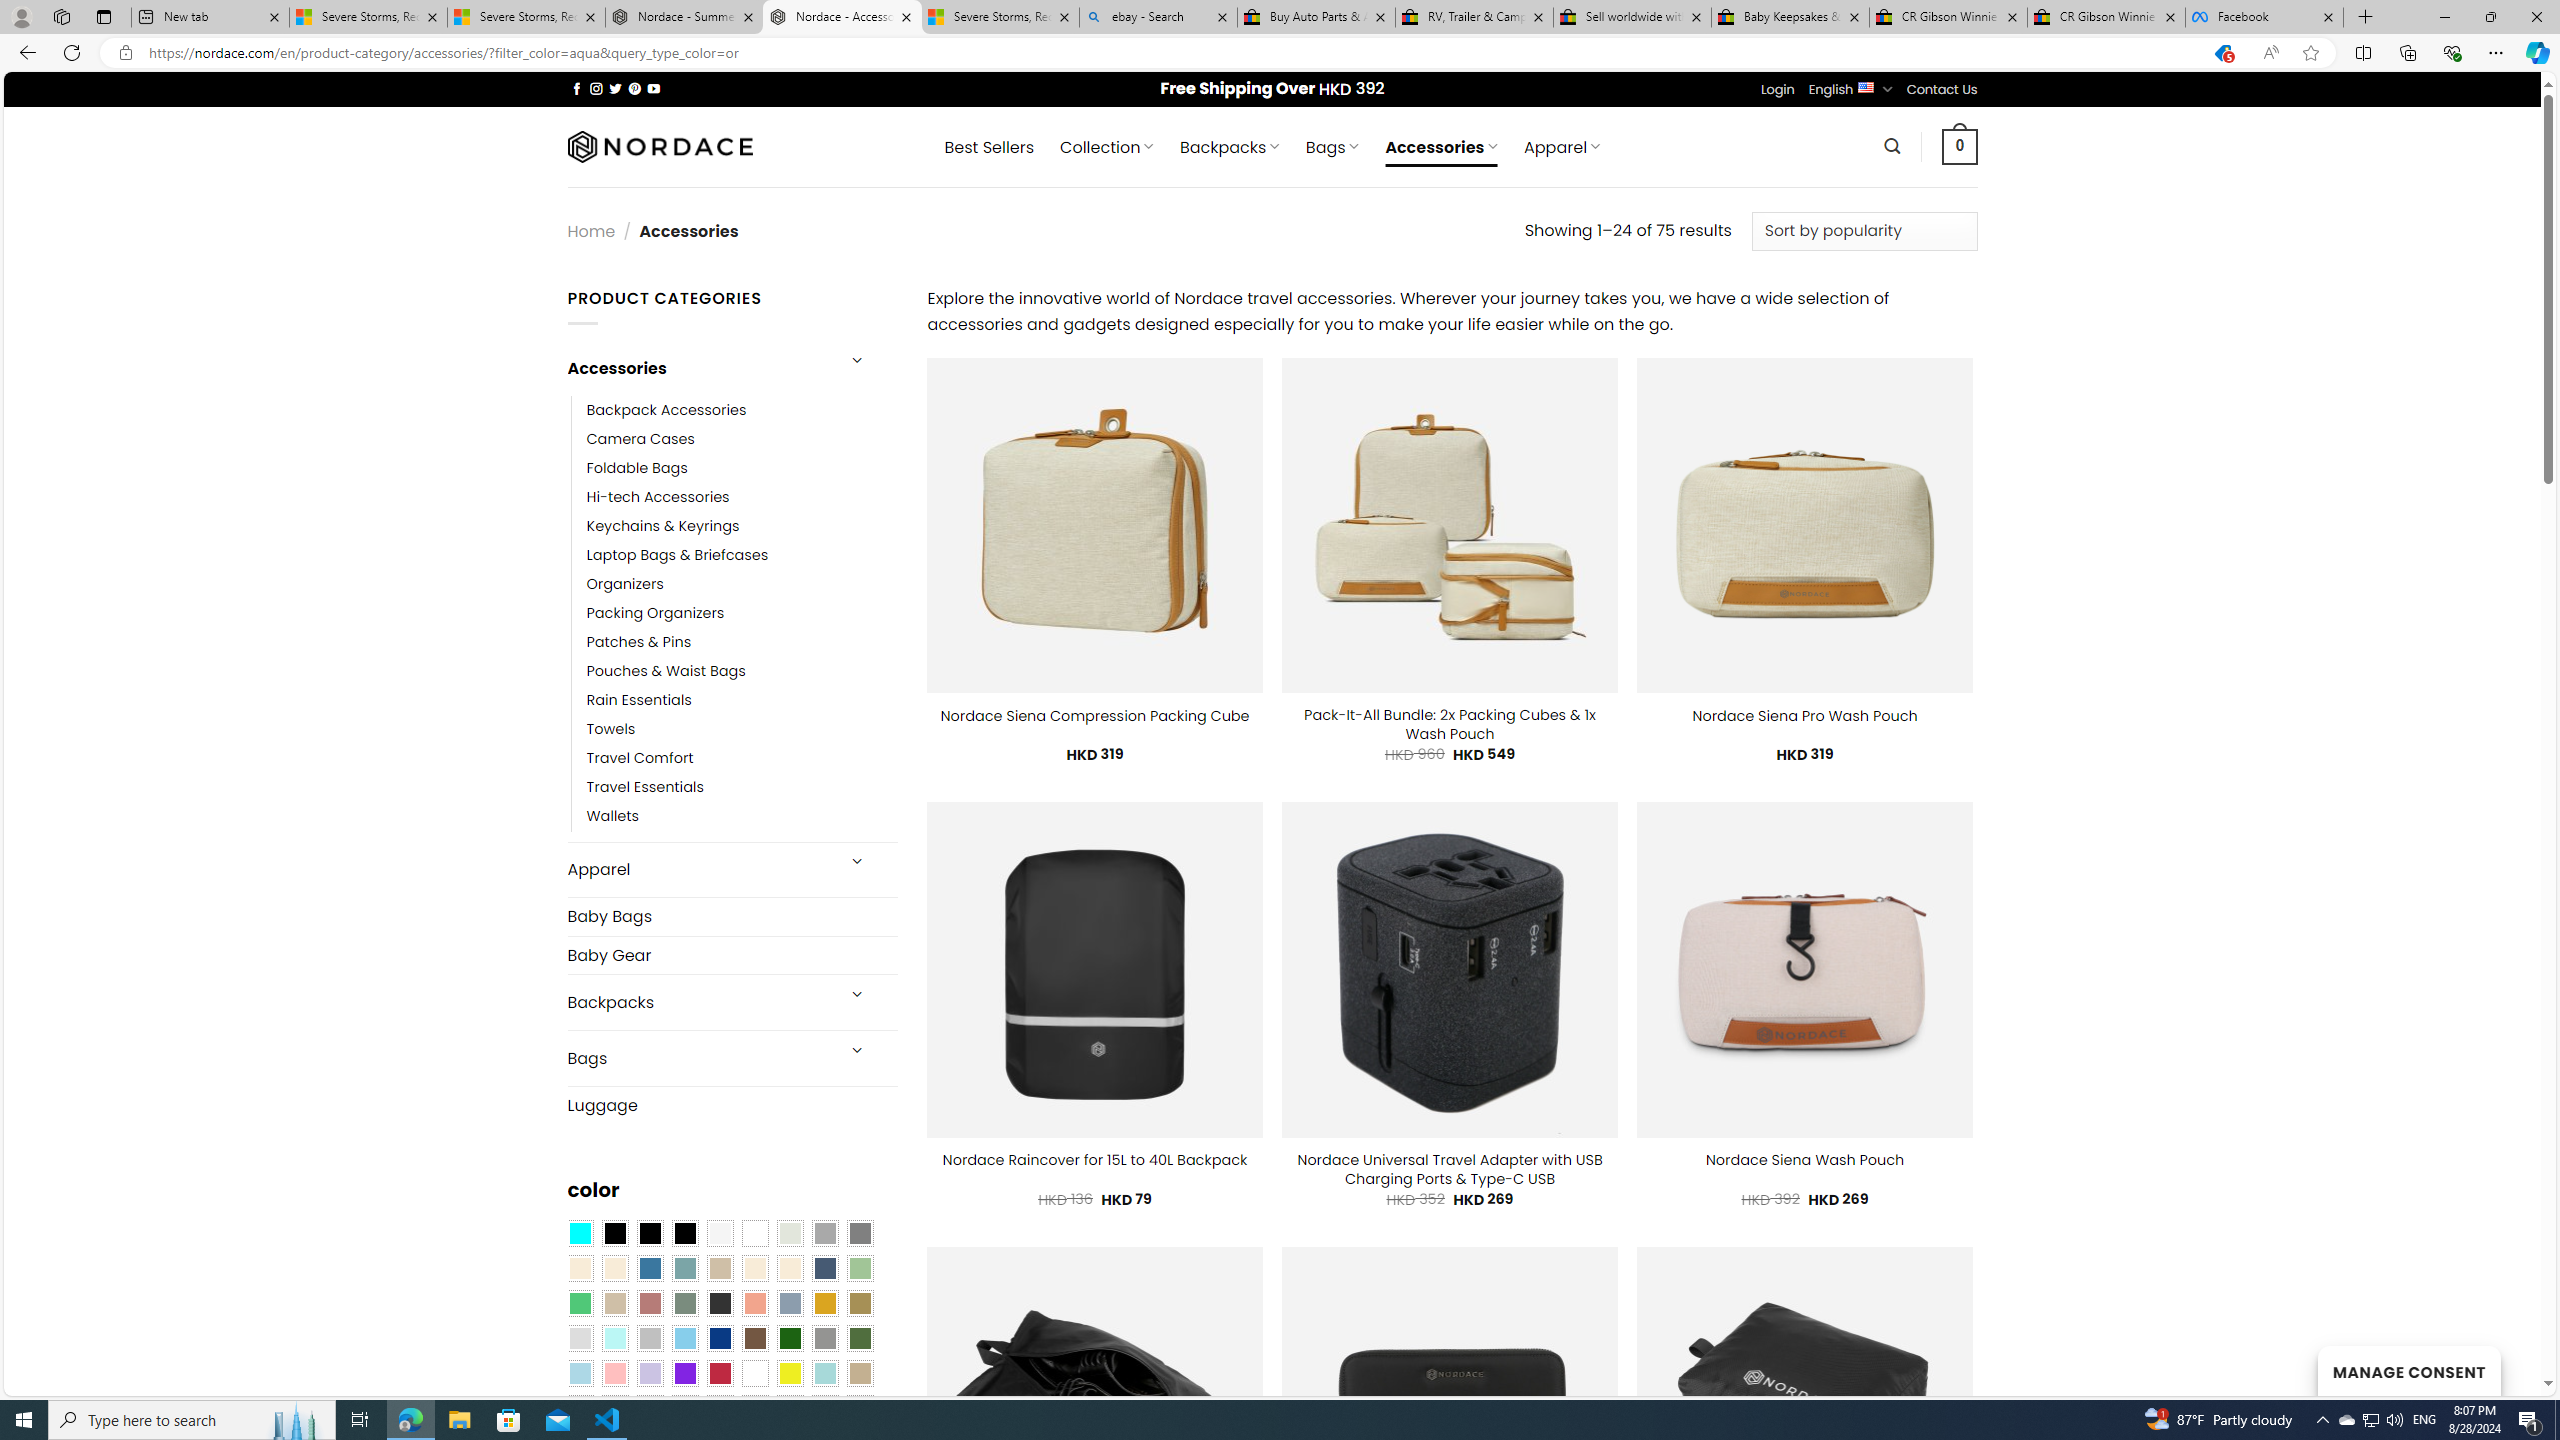 The image size is (2560, 1440). I want to click on 'Khaki', so click(860, 1372).